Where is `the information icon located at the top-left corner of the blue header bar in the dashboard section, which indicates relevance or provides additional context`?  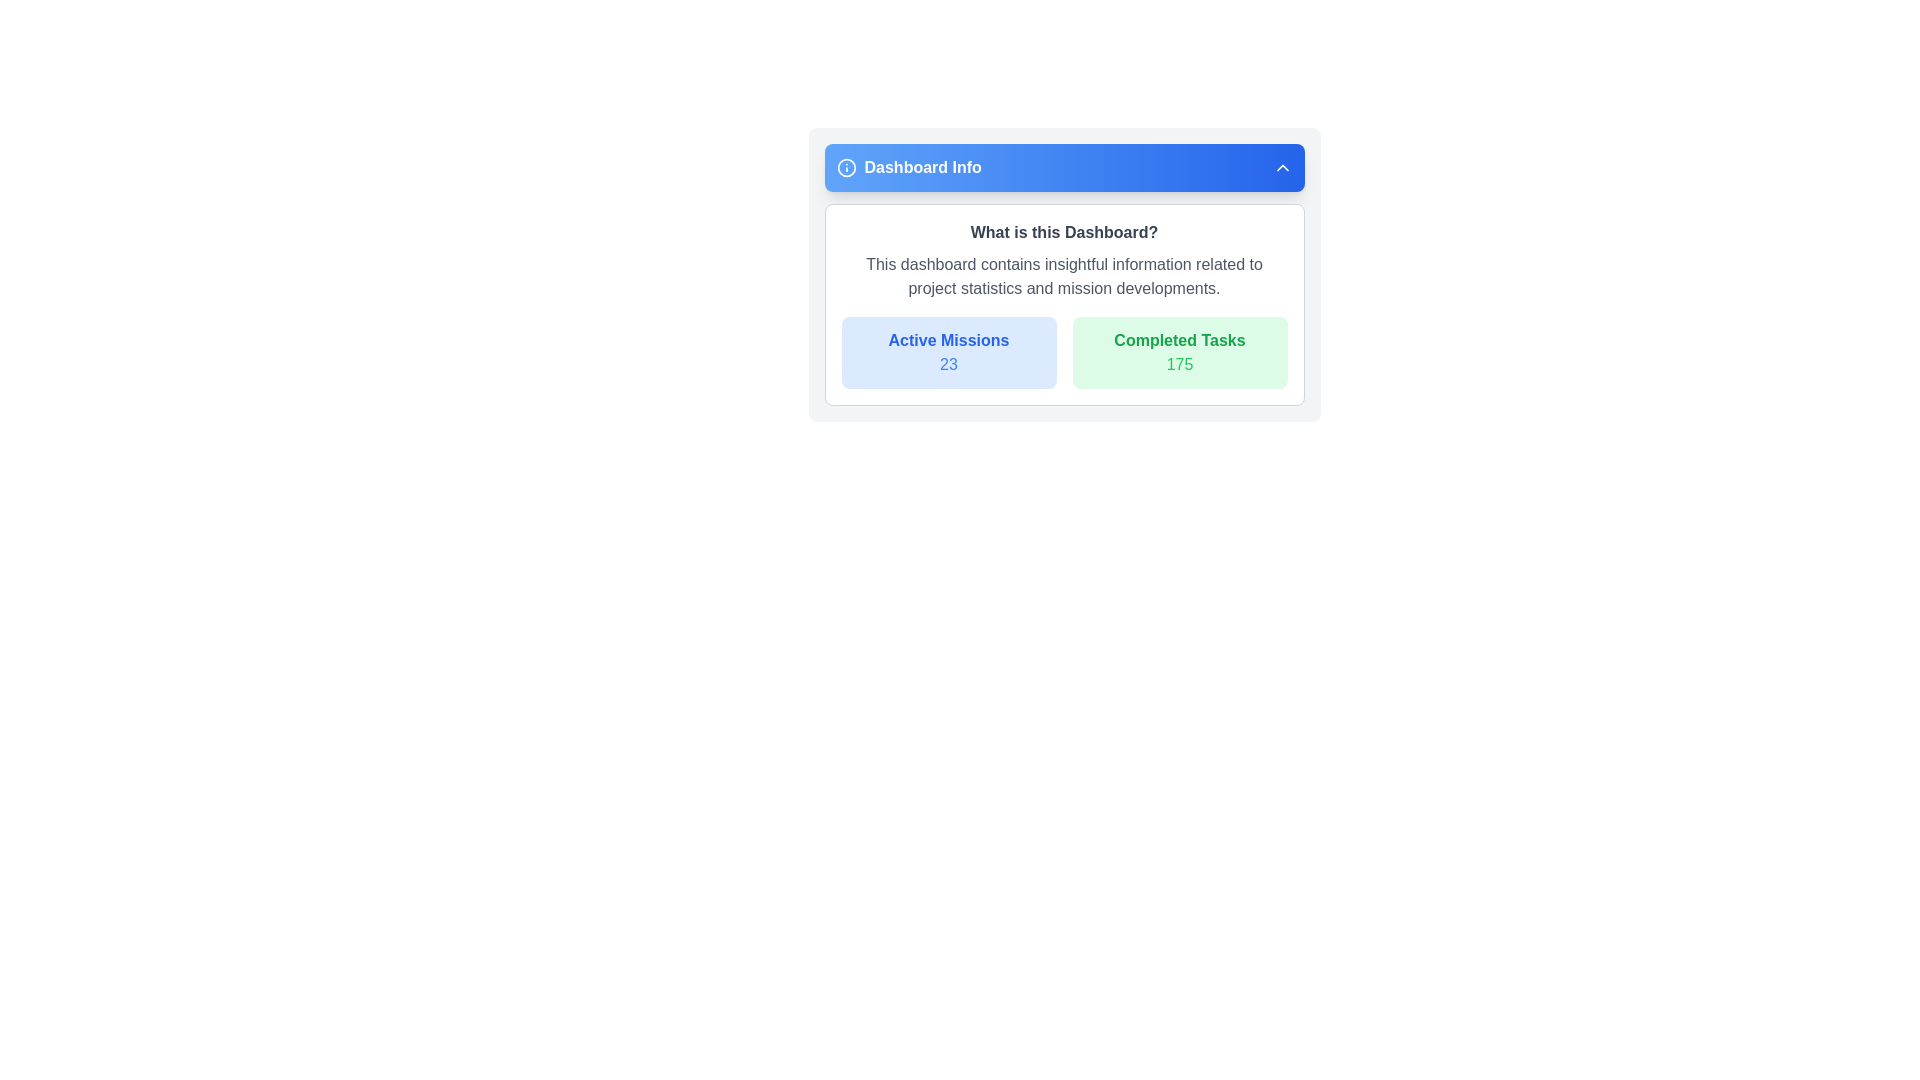 the information icon located at the top-left corner of the blue header bar in the dashboard section, which indicates relevance or provides additional context is located at coordinates (846, 167).